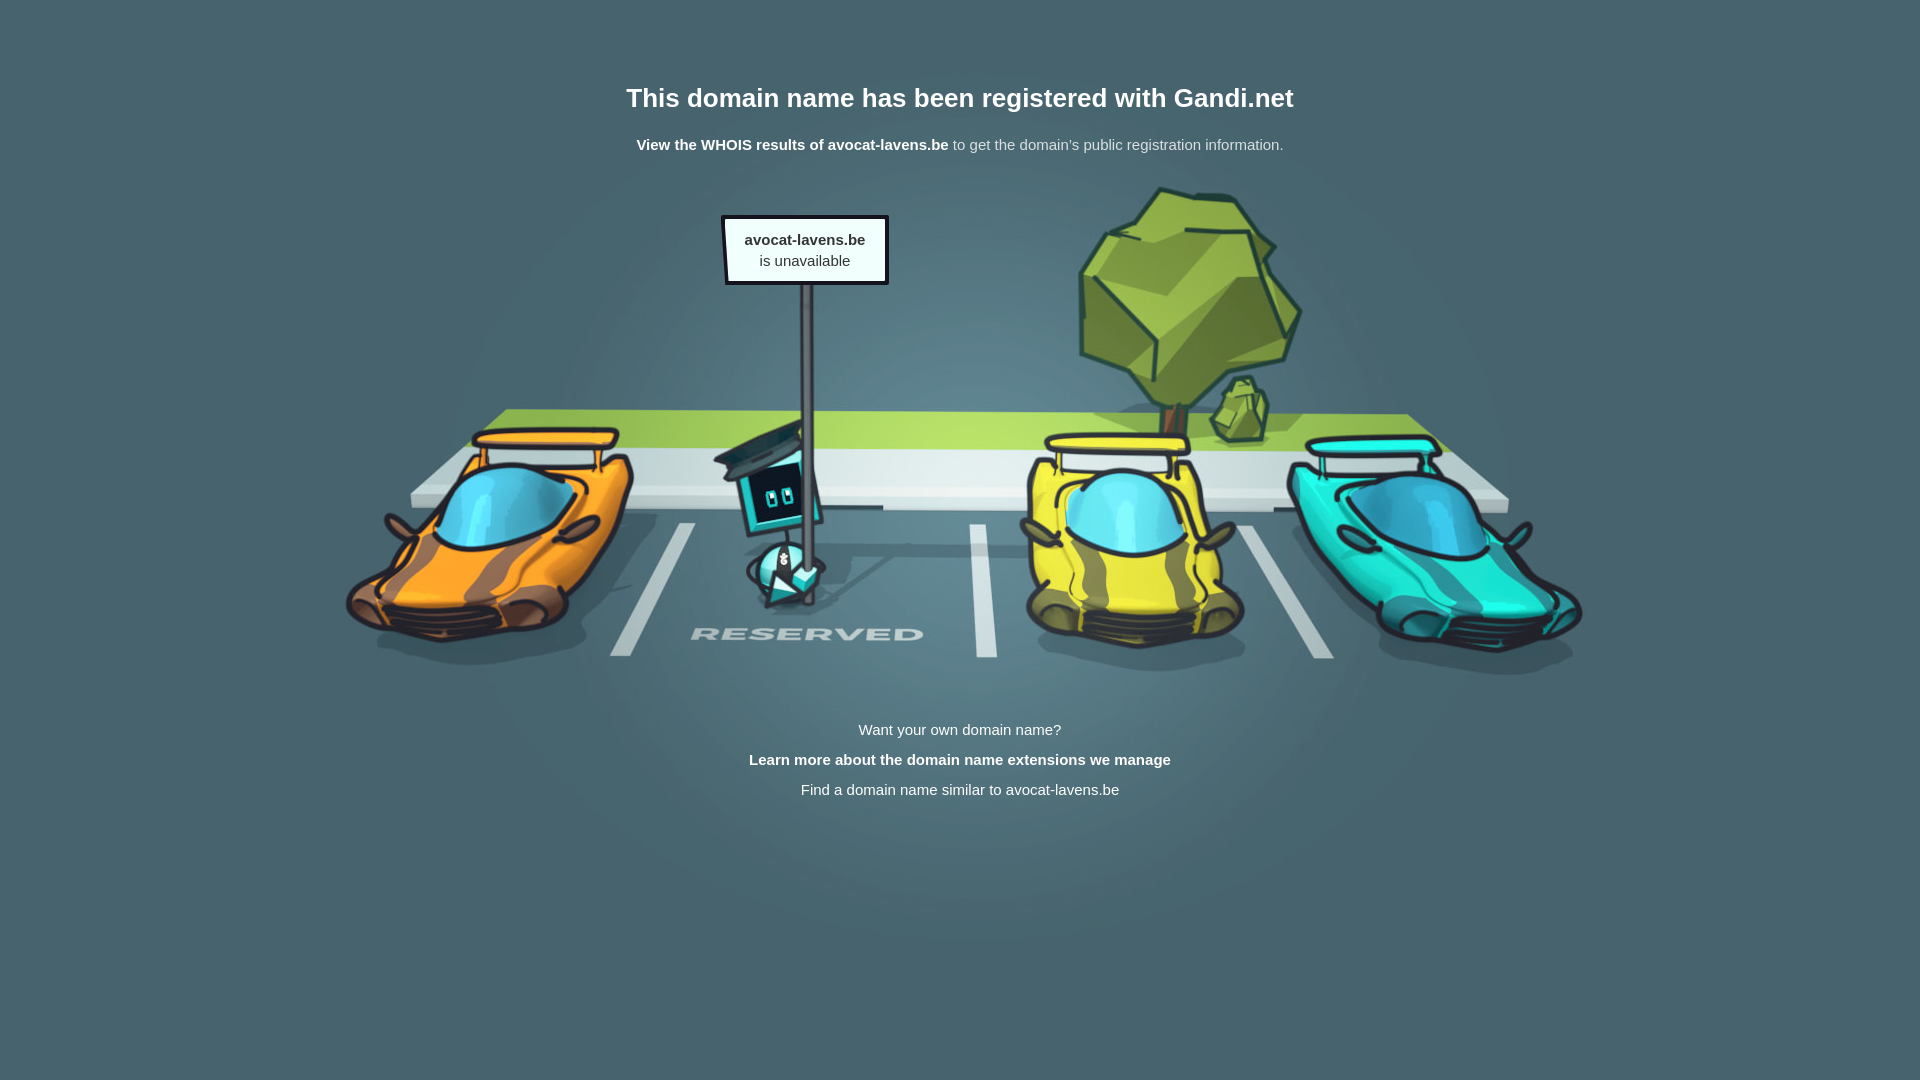  I want to click on 'Find a domain name similar to avocat-lavens.be', so click(960, 788).